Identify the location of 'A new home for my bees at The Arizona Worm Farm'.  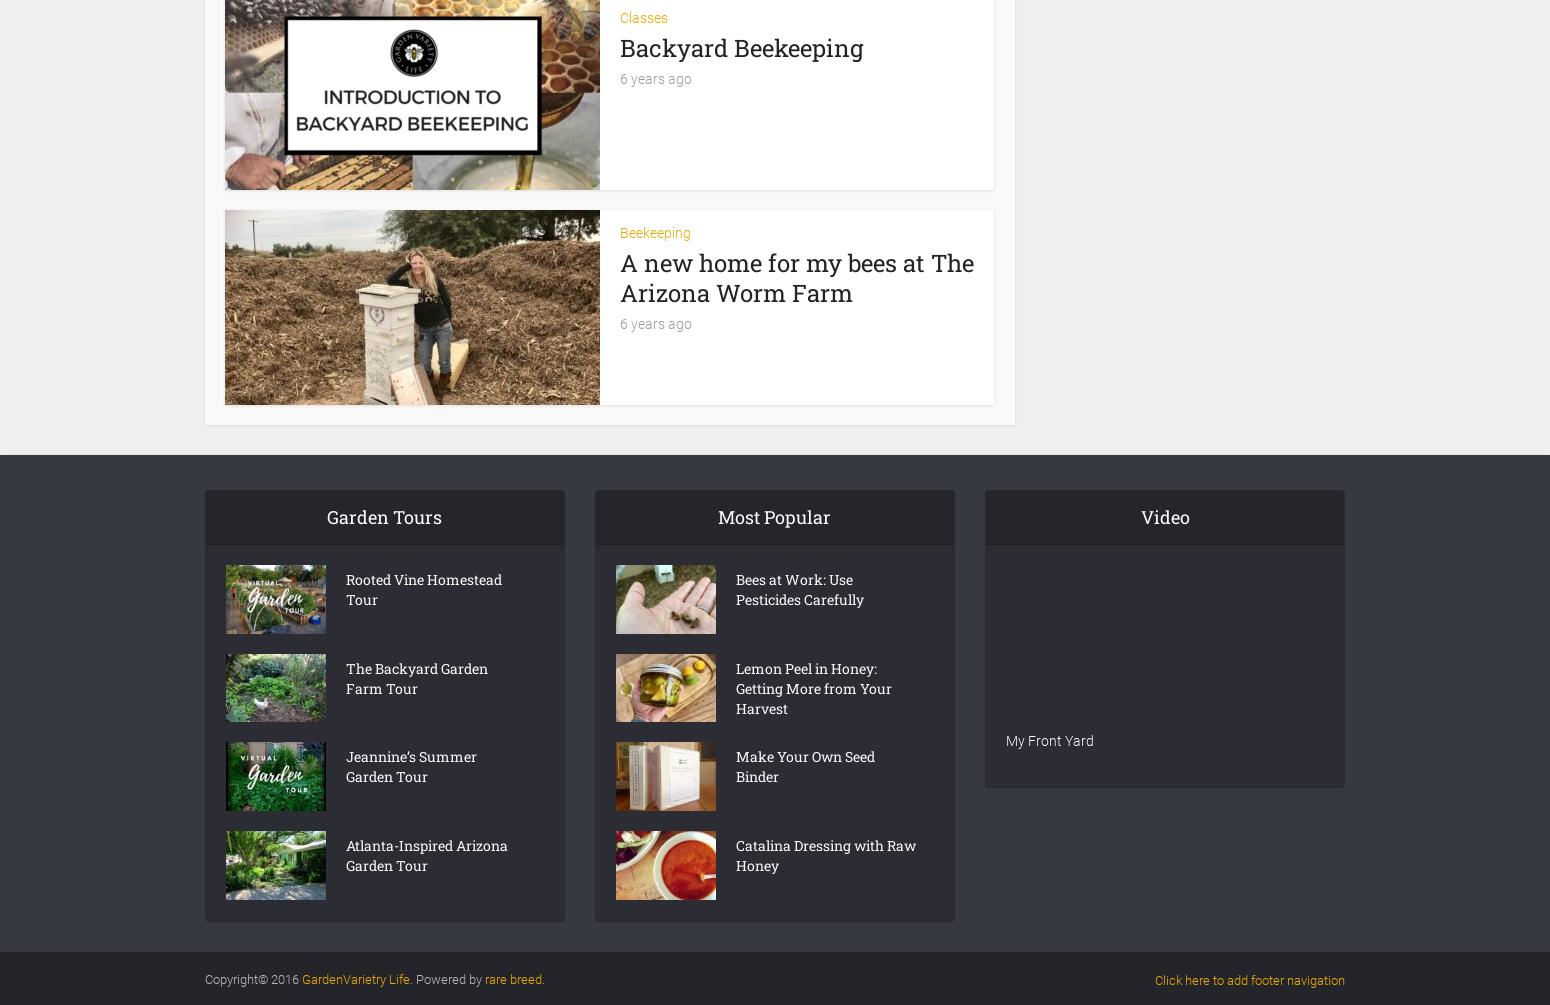
(620, 275).